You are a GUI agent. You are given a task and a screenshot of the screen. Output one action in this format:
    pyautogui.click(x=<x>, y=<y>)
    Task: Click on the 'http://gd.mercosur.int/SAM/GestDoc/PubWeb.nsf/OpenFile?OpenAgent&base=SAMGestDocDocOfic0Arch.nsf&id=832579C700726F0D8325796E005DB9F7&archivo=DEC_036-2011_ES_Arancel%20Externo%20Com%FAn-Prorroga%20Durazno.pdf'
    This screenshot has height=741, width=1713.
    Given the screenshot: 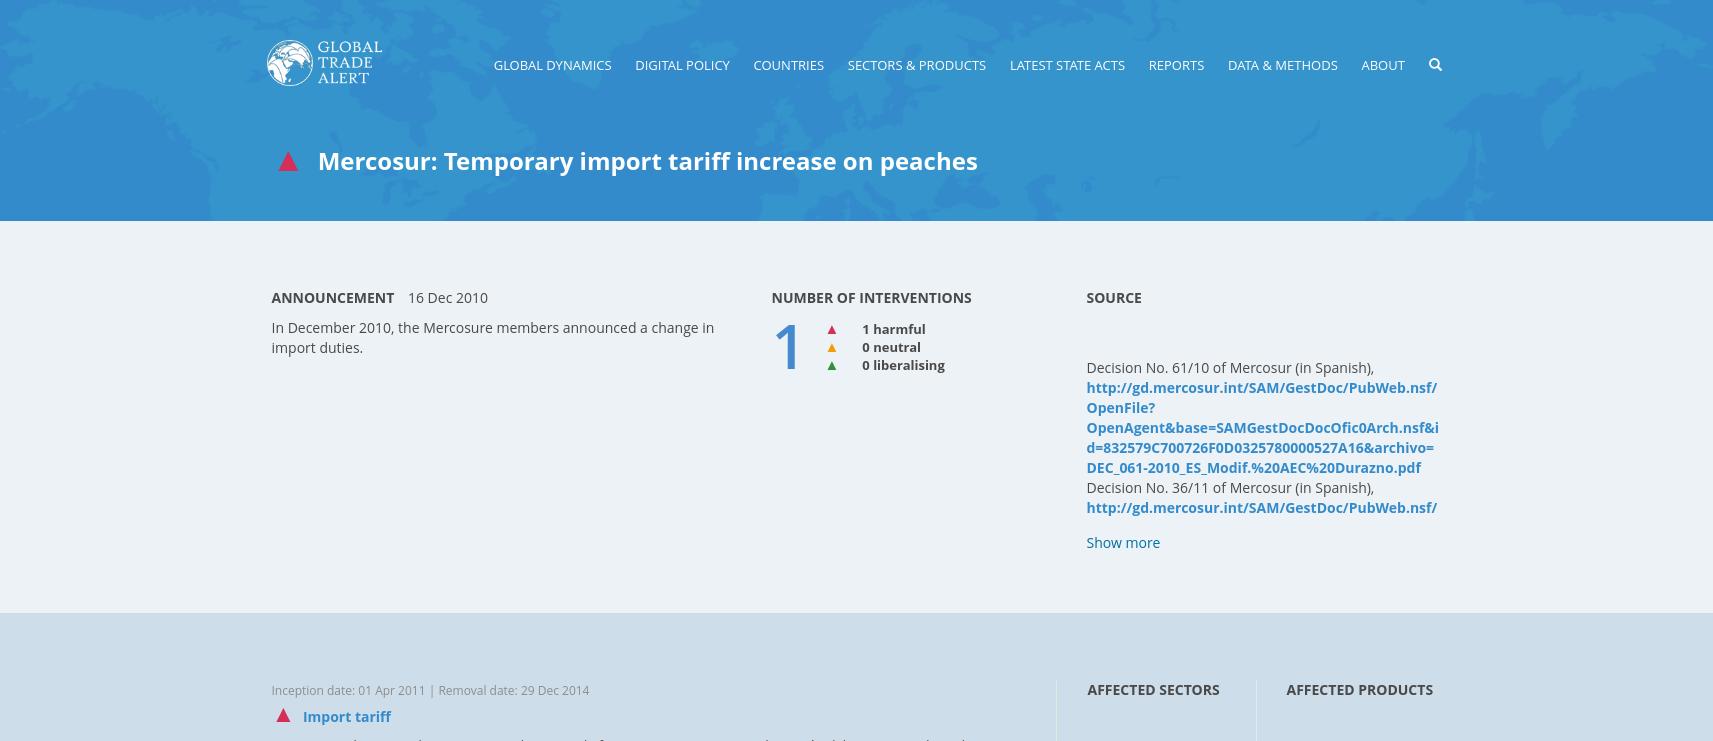 What is the action you would take?
    pyautogui.click(x=1262, y=567)
    